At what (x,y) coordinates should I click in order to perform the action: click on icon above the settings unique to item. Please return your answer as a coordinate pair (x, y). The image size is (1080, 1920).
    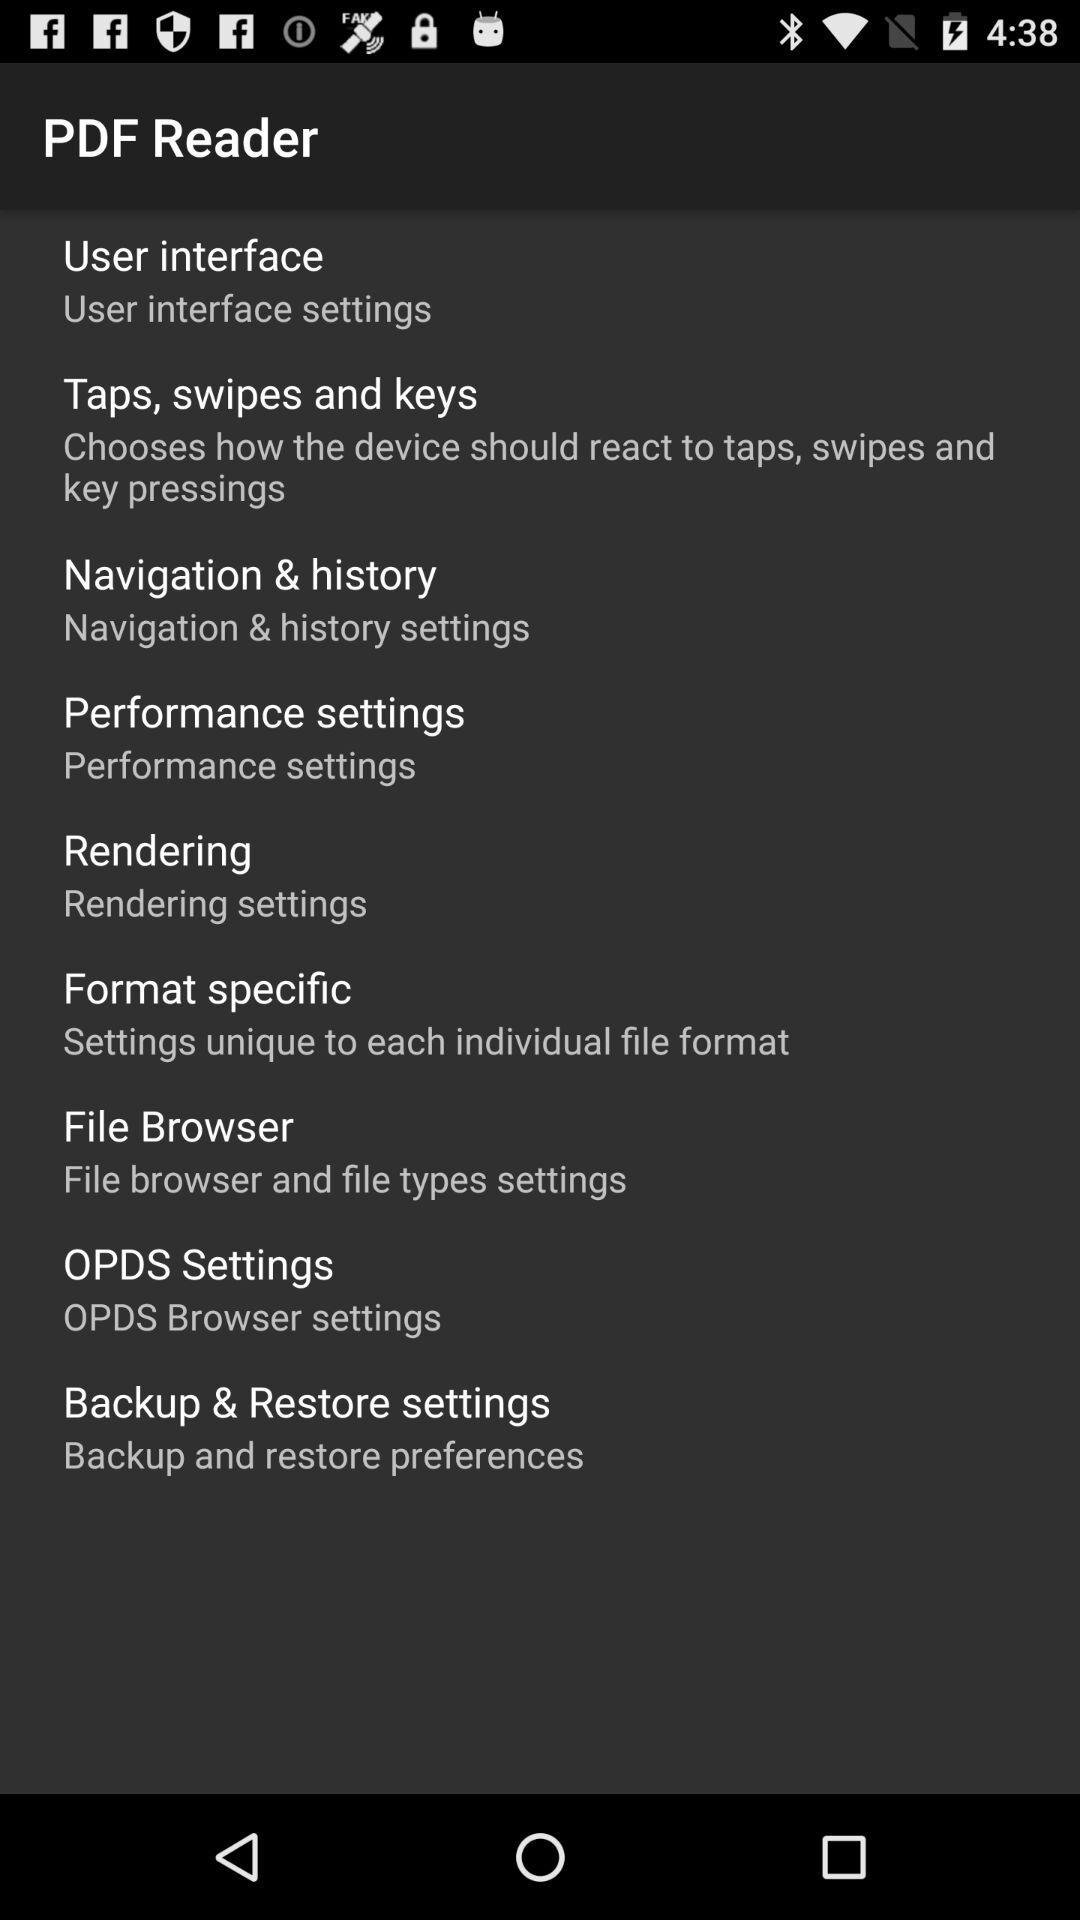
    Looking at the image, I should click on (207, 987).